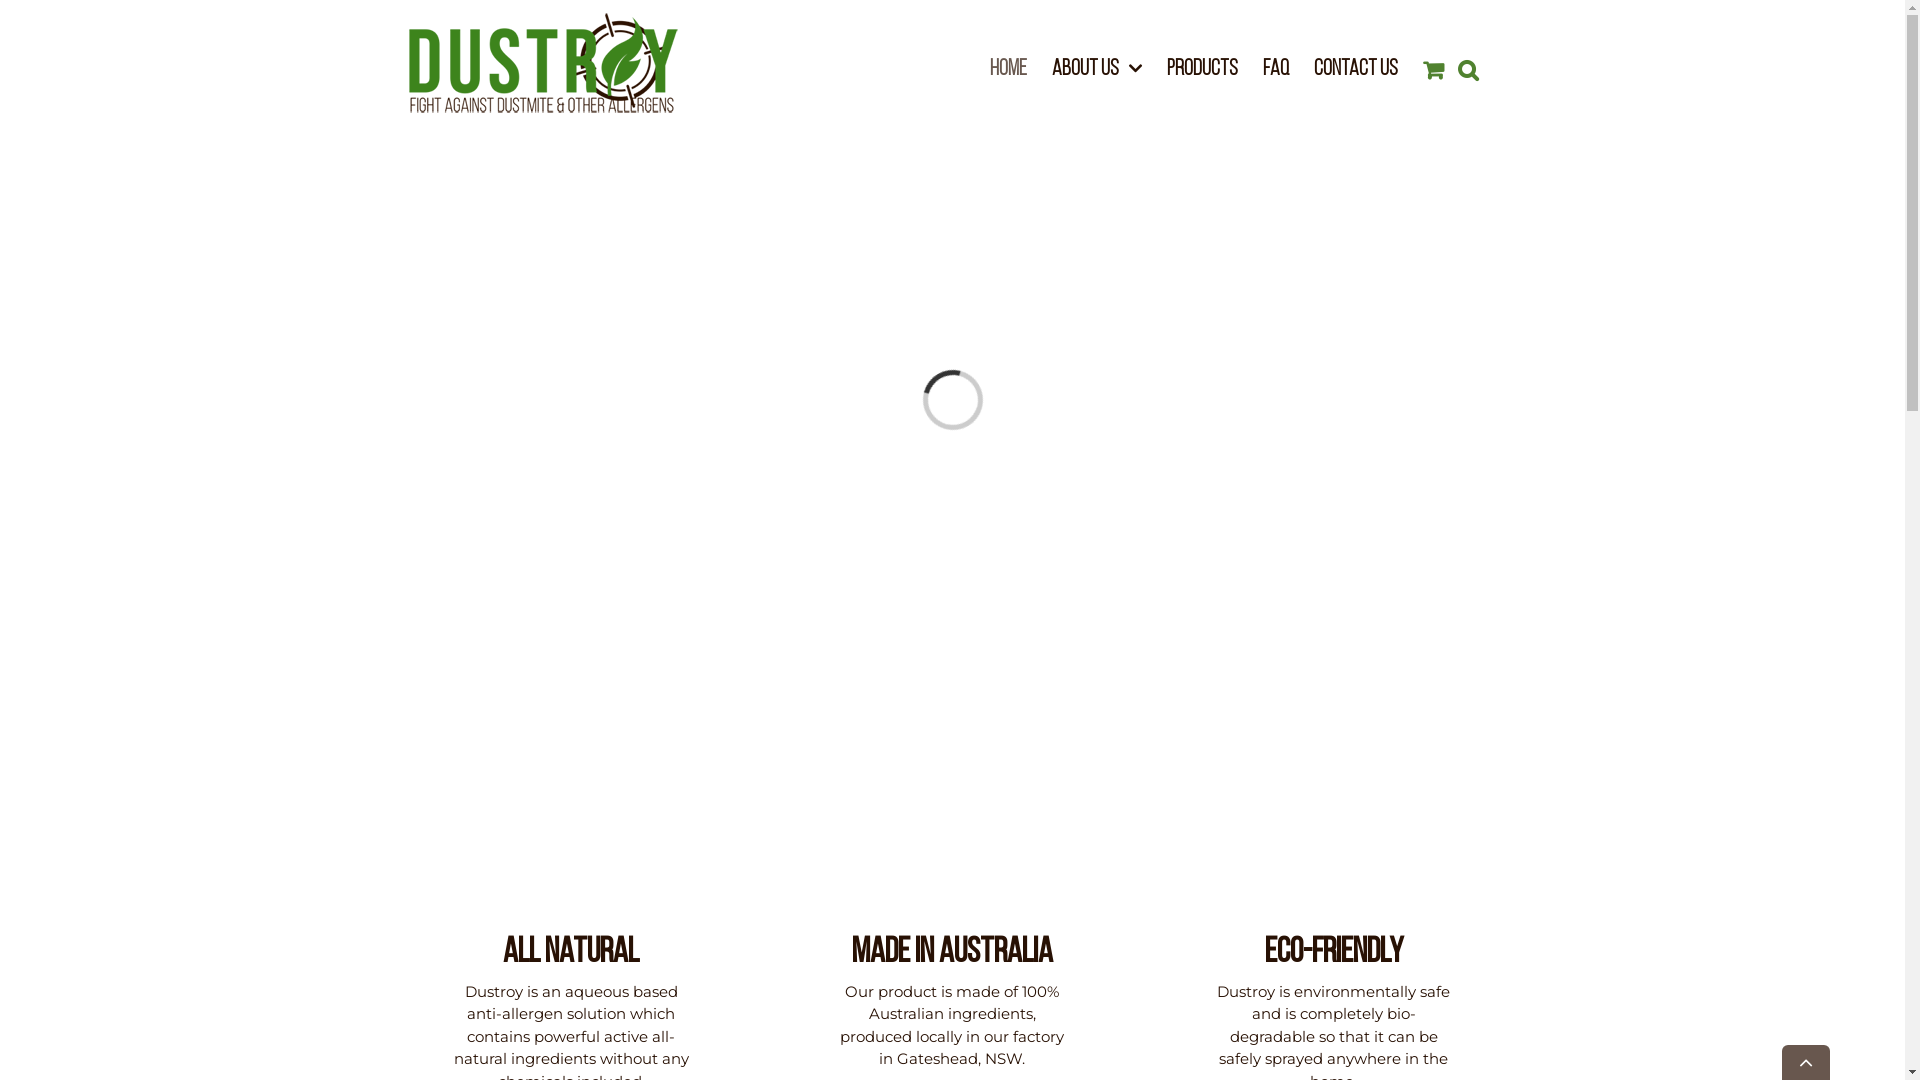 The height and width of the screenshot is (1080, 1920). What do you see at coordinates (1468, 68) in the screenshot?
I see `'Search'` at bounding box center [1468, 68].